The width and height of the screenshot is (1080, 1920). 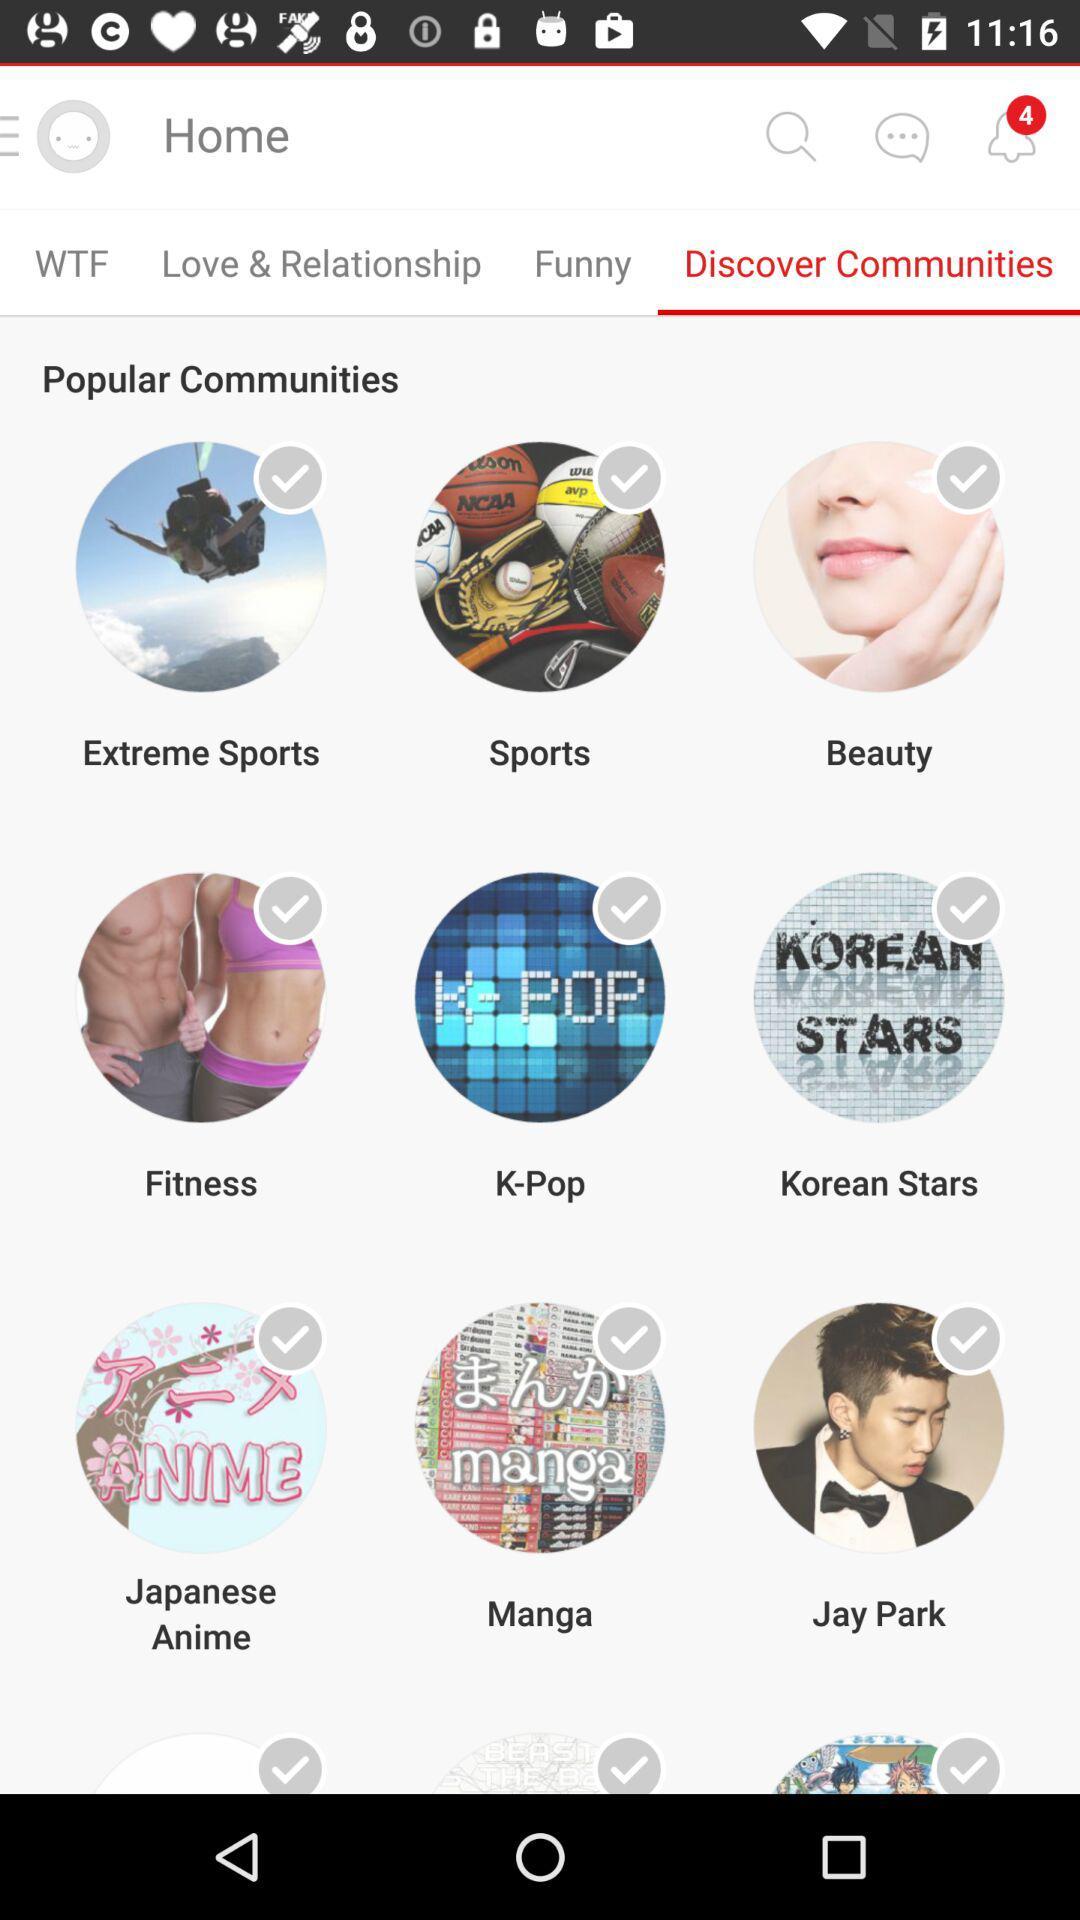 I want to click on multiple, so click(x=628, y=907).